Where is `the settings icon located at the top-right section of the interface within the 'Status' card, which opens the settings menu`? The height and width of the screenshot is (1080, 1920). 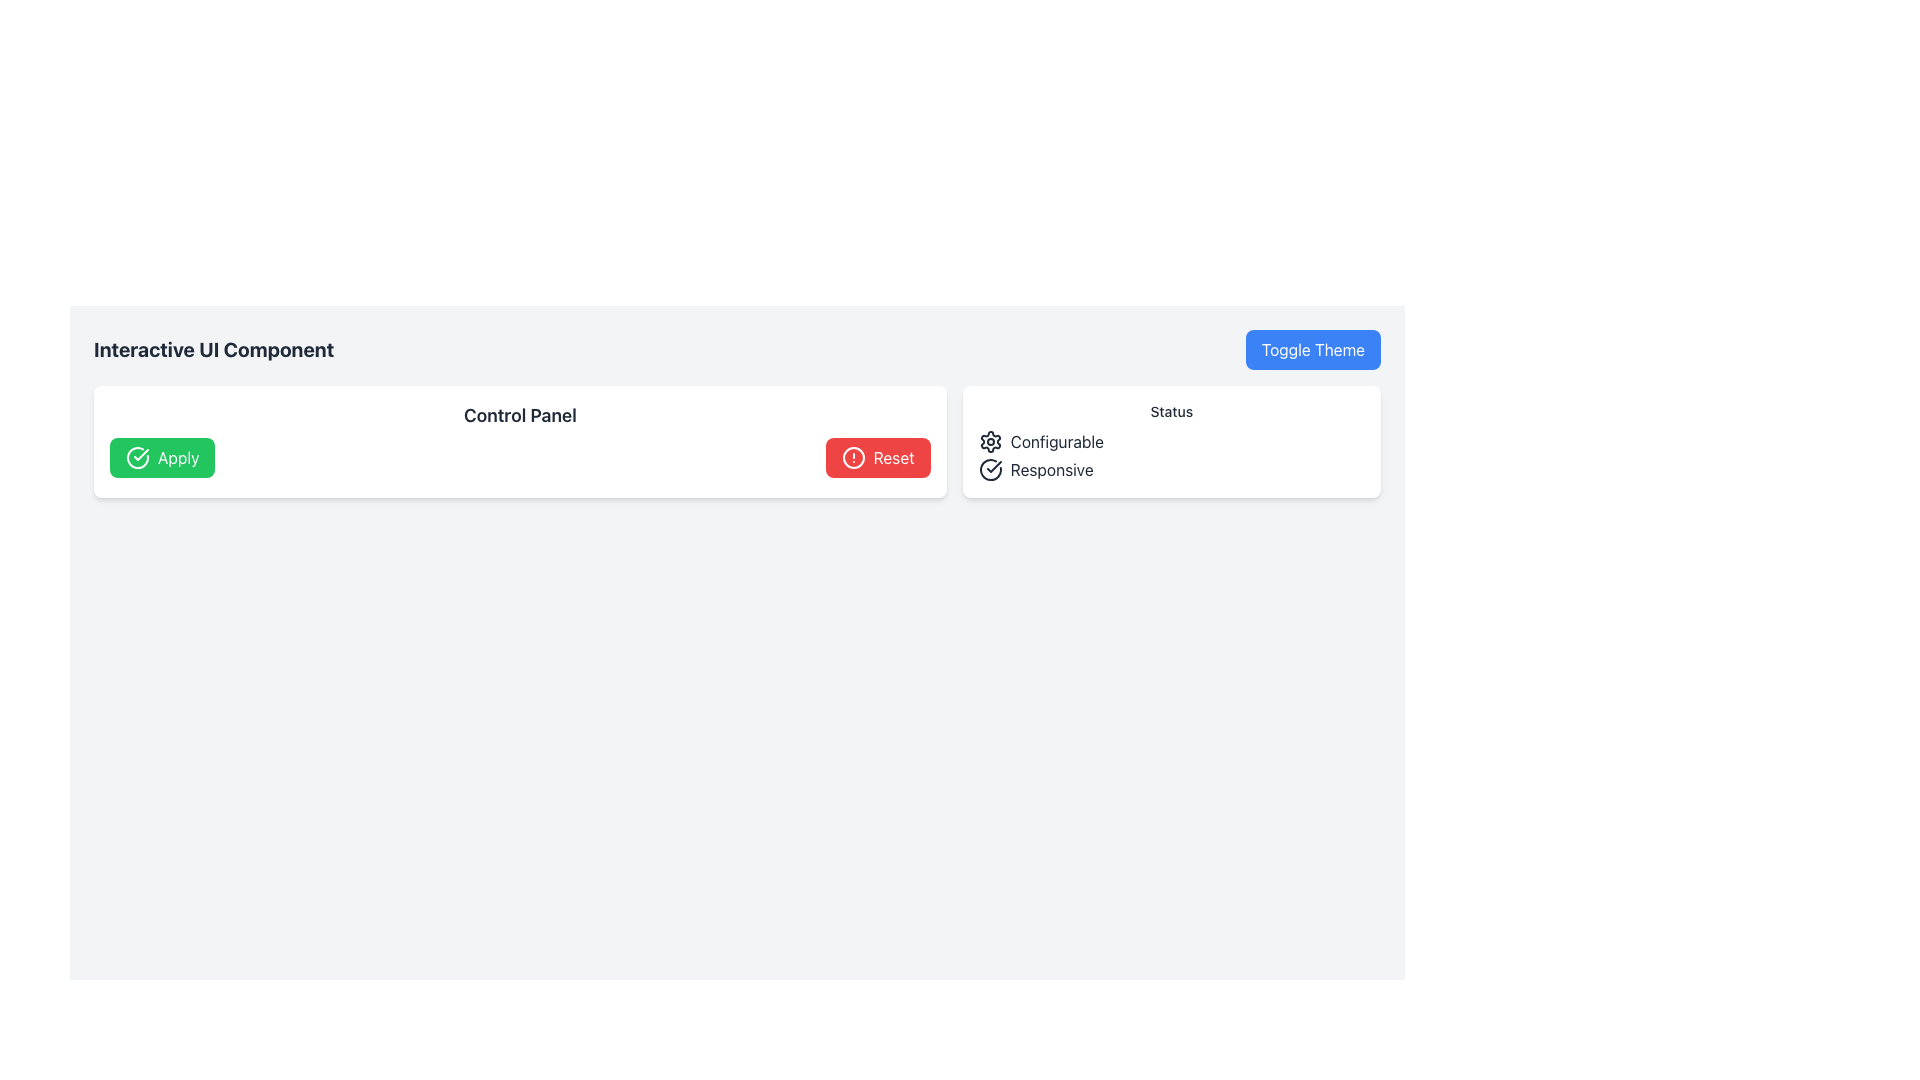
the settings icon located at the top-right section of the interface within the 'Status' card, which opens the settings menu is located at coordinates (990, 441).